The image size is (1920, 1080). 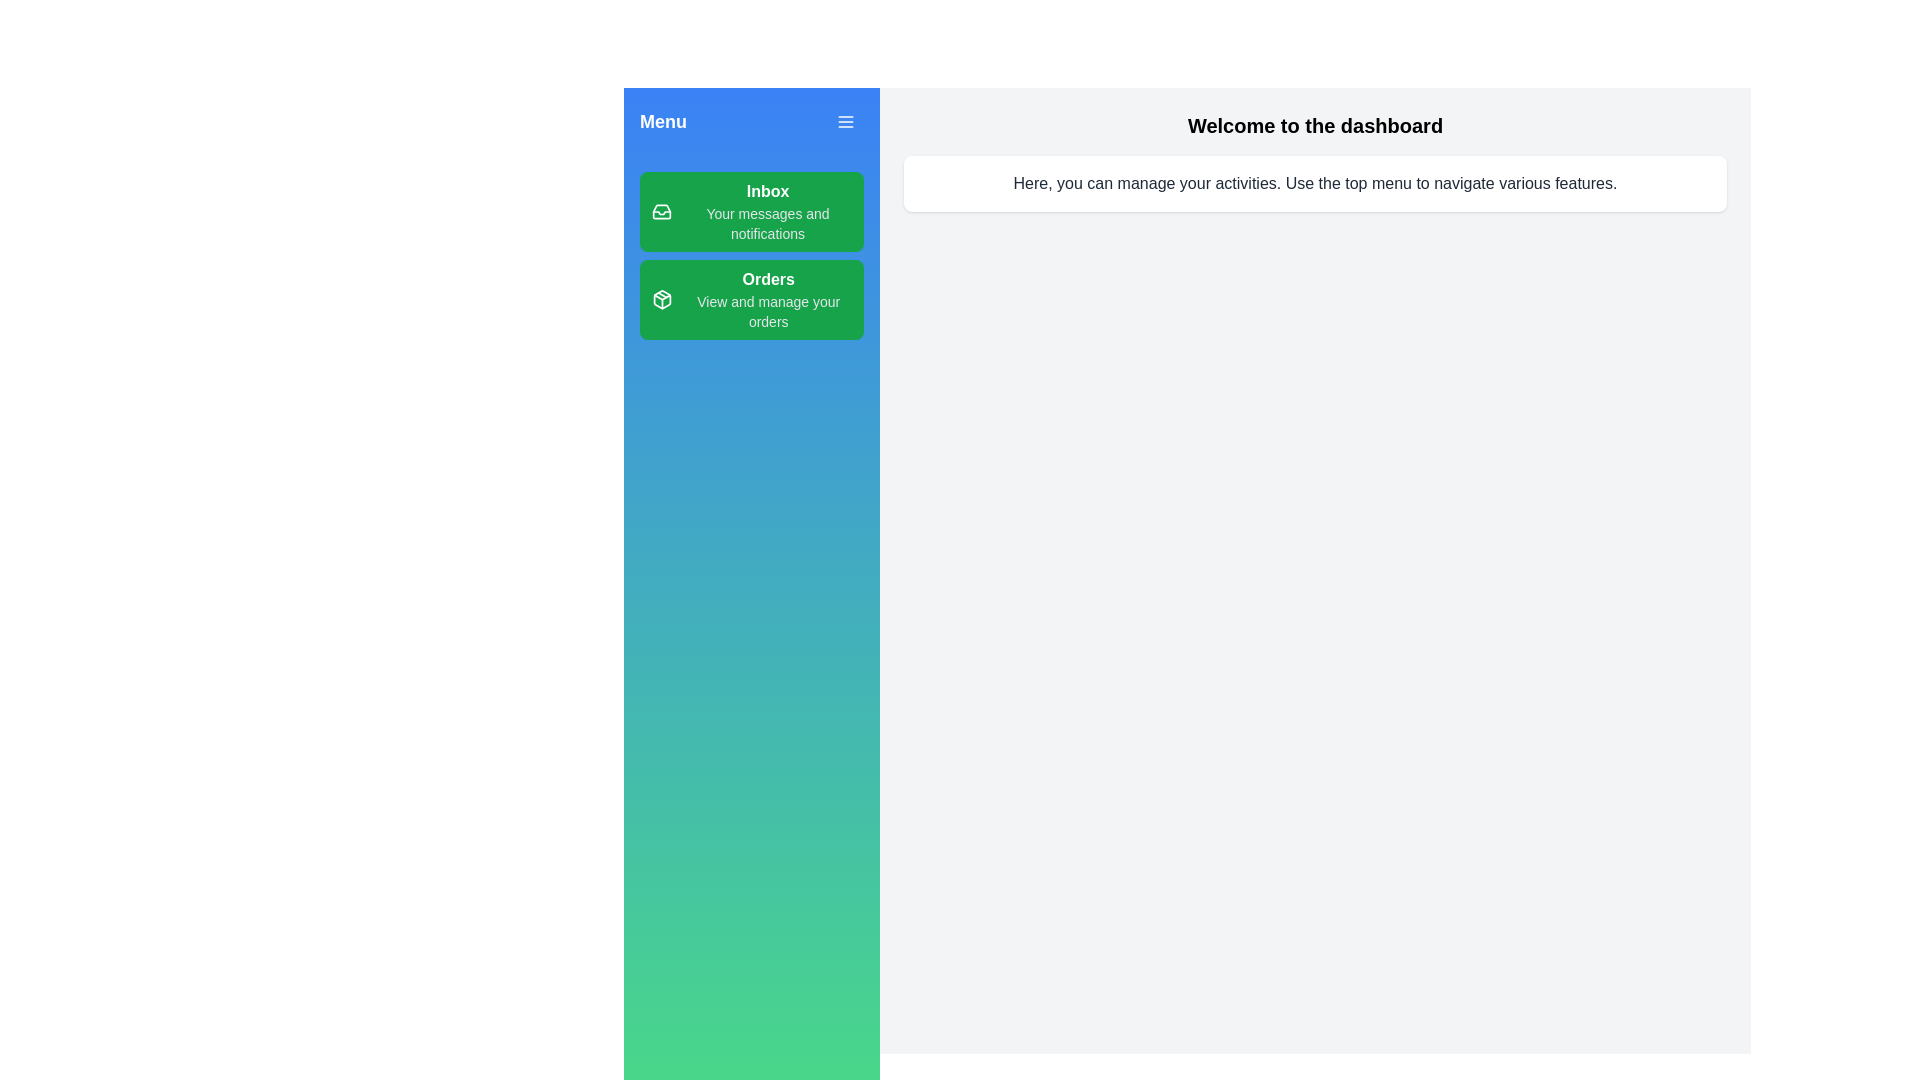 I want to click on the menu item labeled Inbox to navigate to its section, so click(x=751, y=212).